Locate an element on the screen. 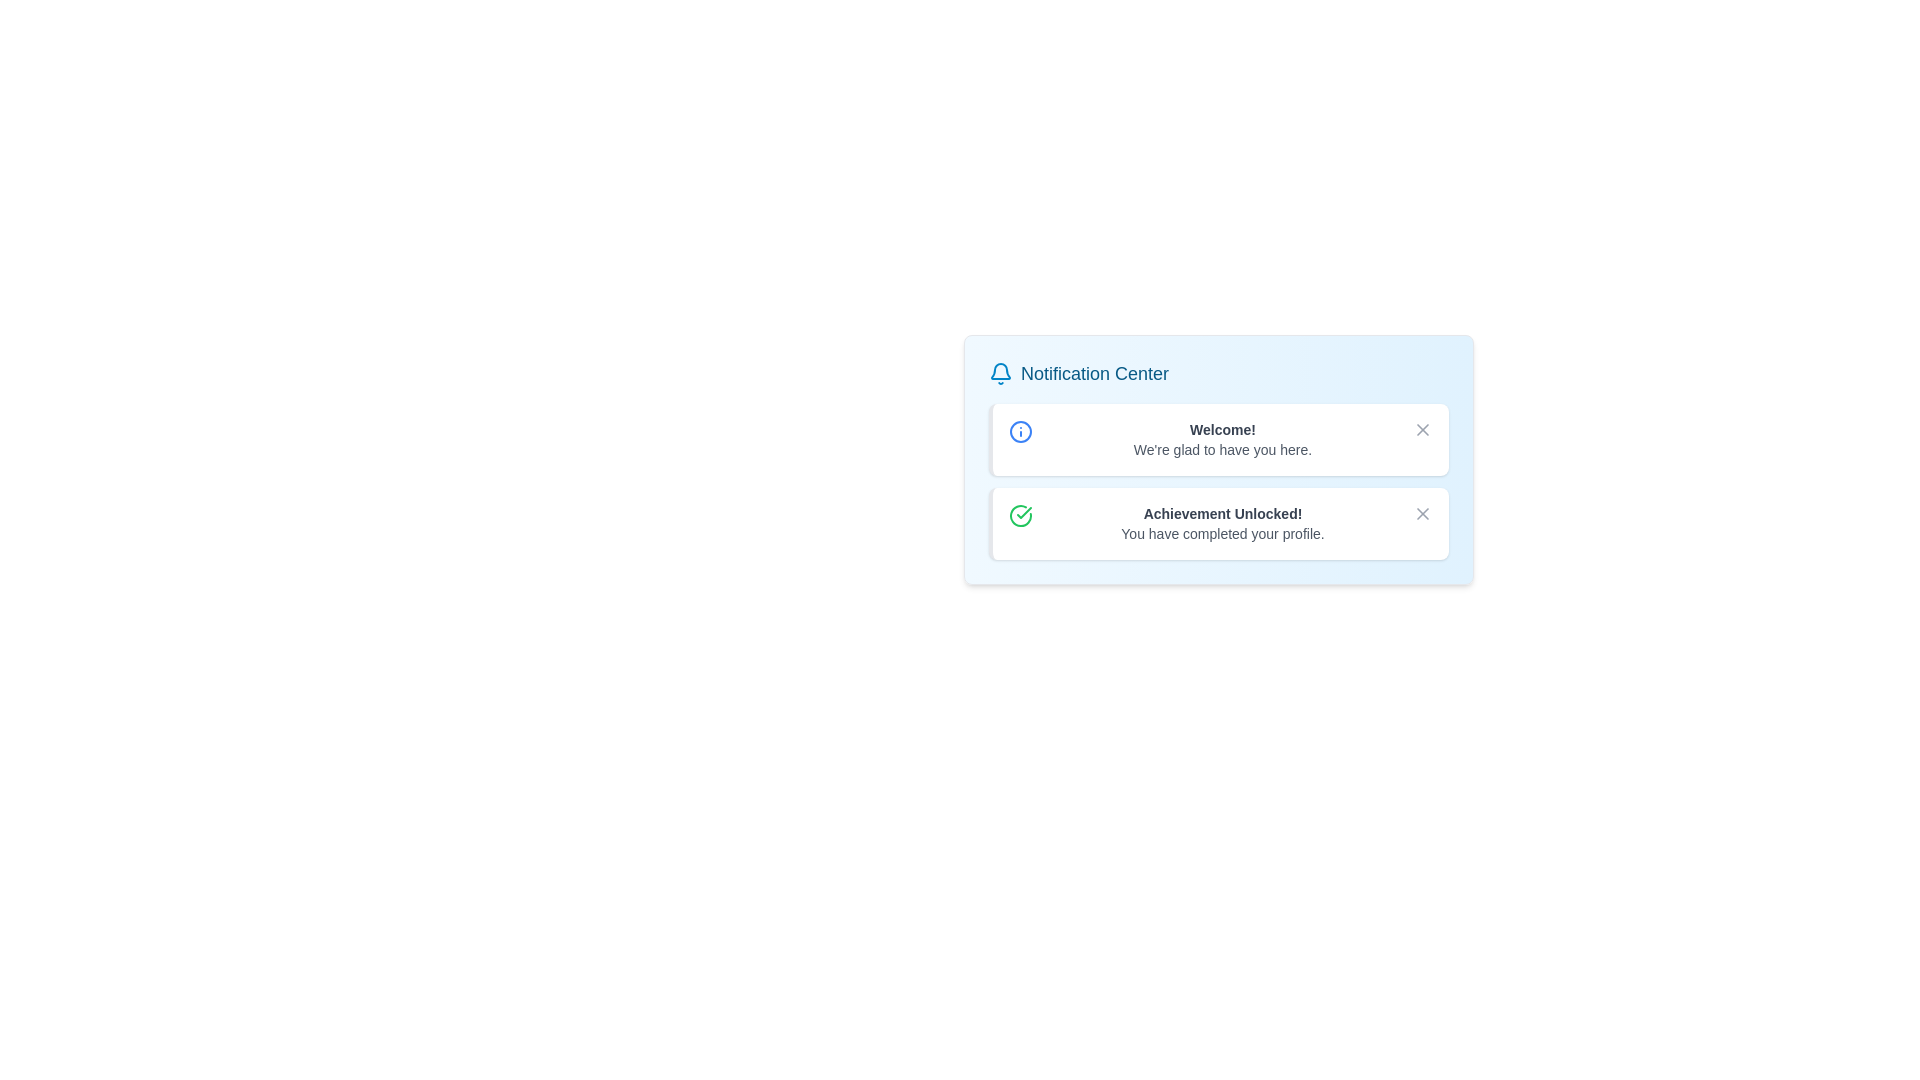 The image size is (1920, 1080). the 'X' close icon located at the top-right corner of the second notification card is located at coordinates (1421, 512).